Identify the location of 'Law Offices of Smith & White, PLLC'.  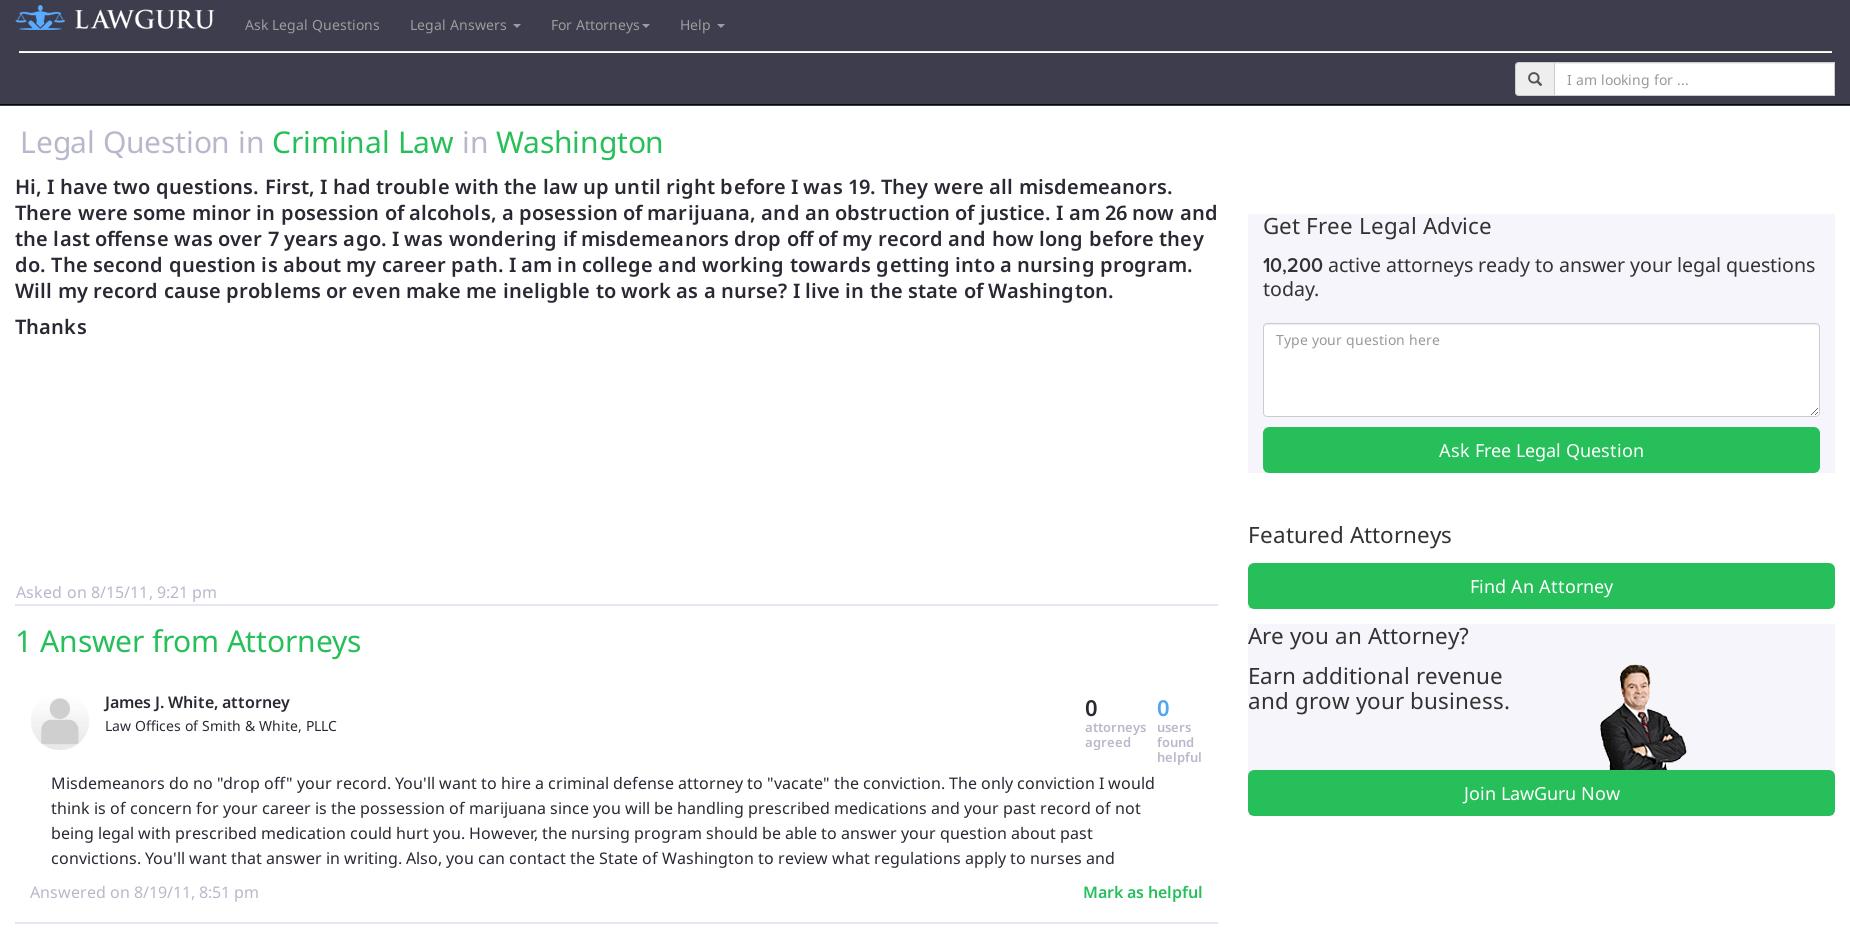
(220, 724).